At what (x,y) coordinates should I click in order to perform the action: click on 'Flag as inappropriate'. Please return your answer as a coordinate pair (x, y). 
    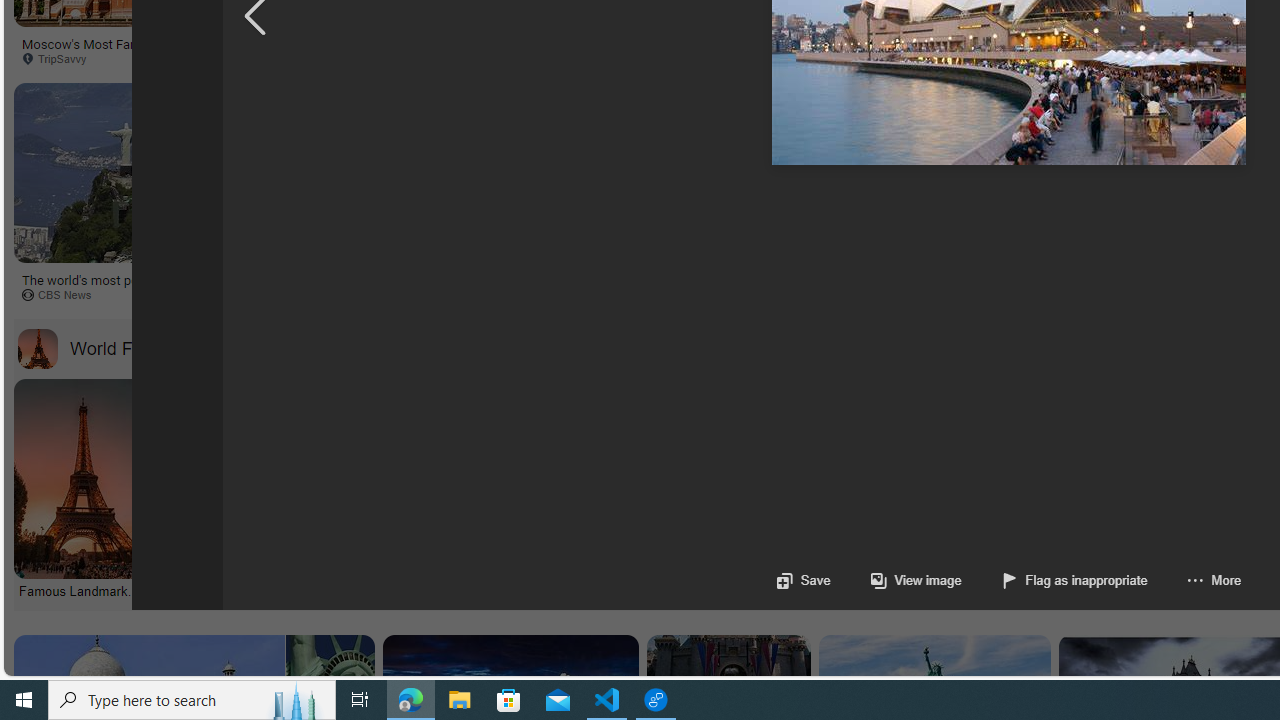
    Looking at the image, I should click on (1053, 580).